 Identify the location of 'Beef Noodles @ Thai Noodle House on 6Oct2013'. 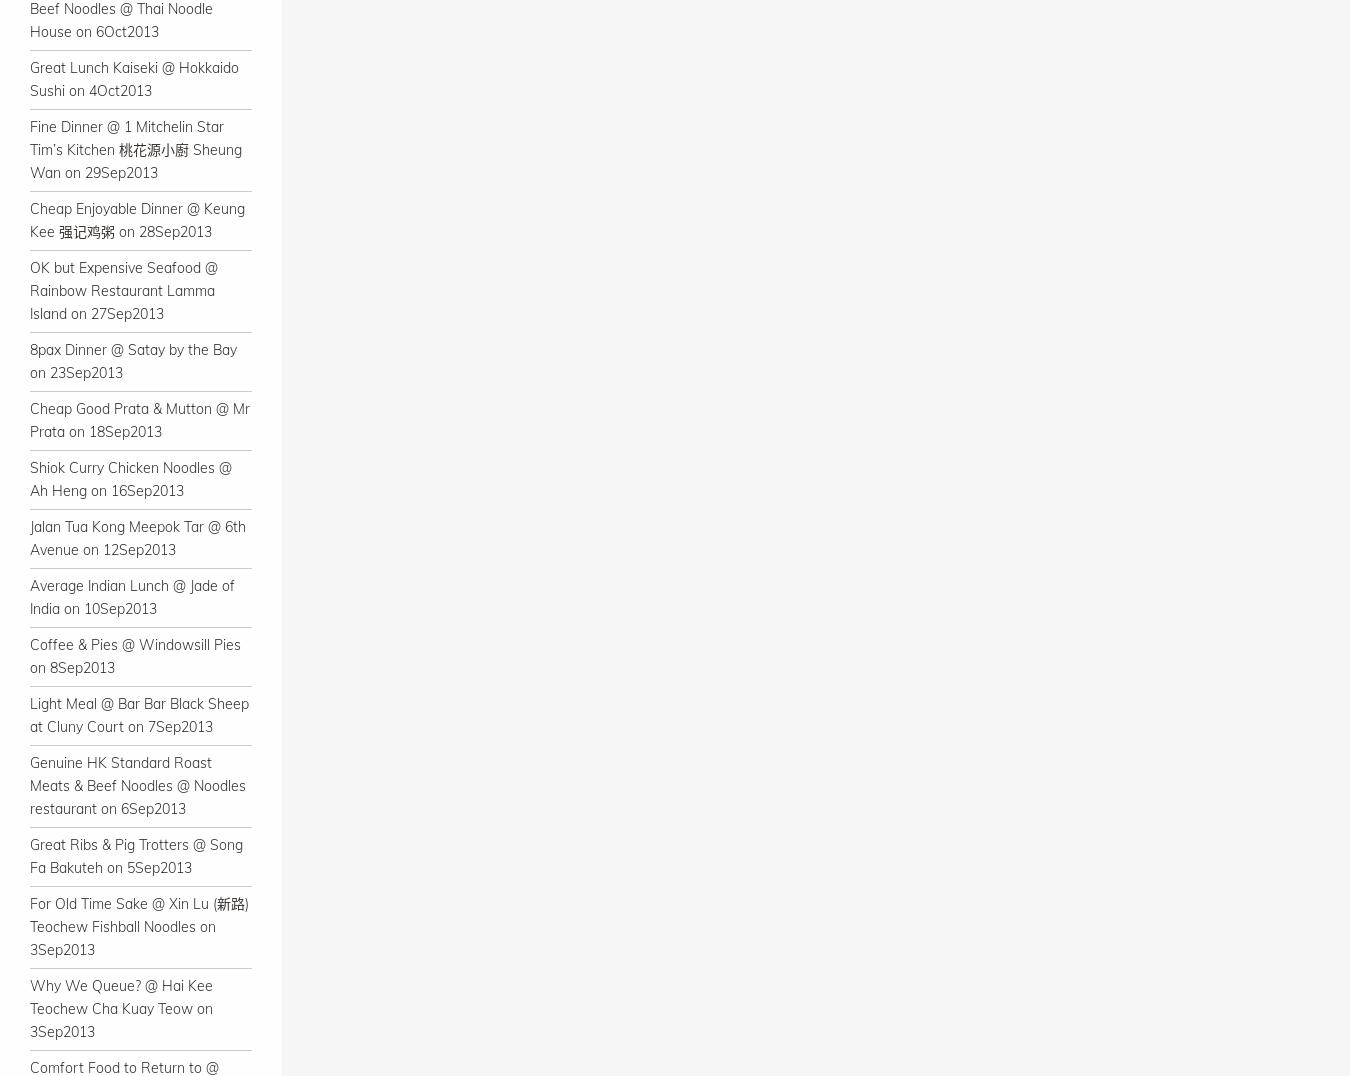
(28, 19).